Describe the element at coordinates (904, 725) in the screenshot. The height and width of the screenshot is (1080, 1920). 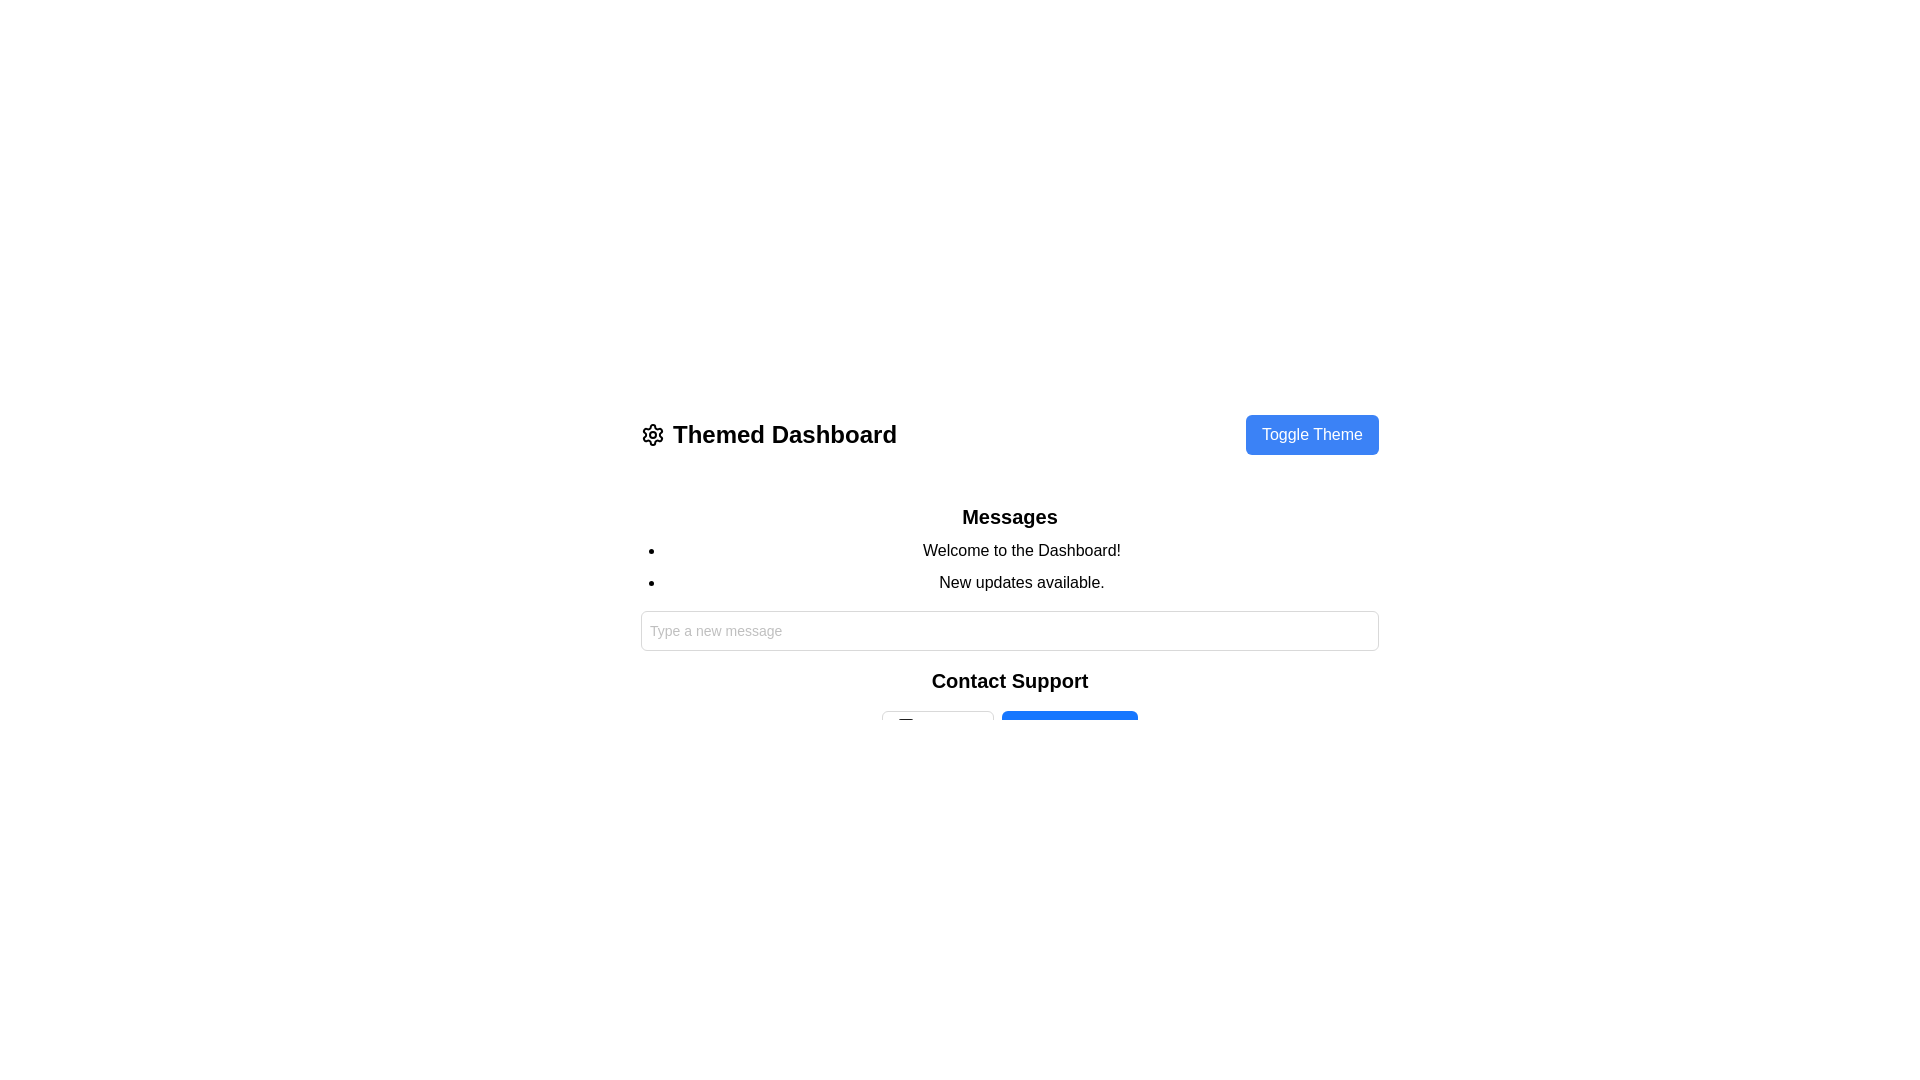
I see `the email icon located centrally below the 'Contact Support' label` at that location.